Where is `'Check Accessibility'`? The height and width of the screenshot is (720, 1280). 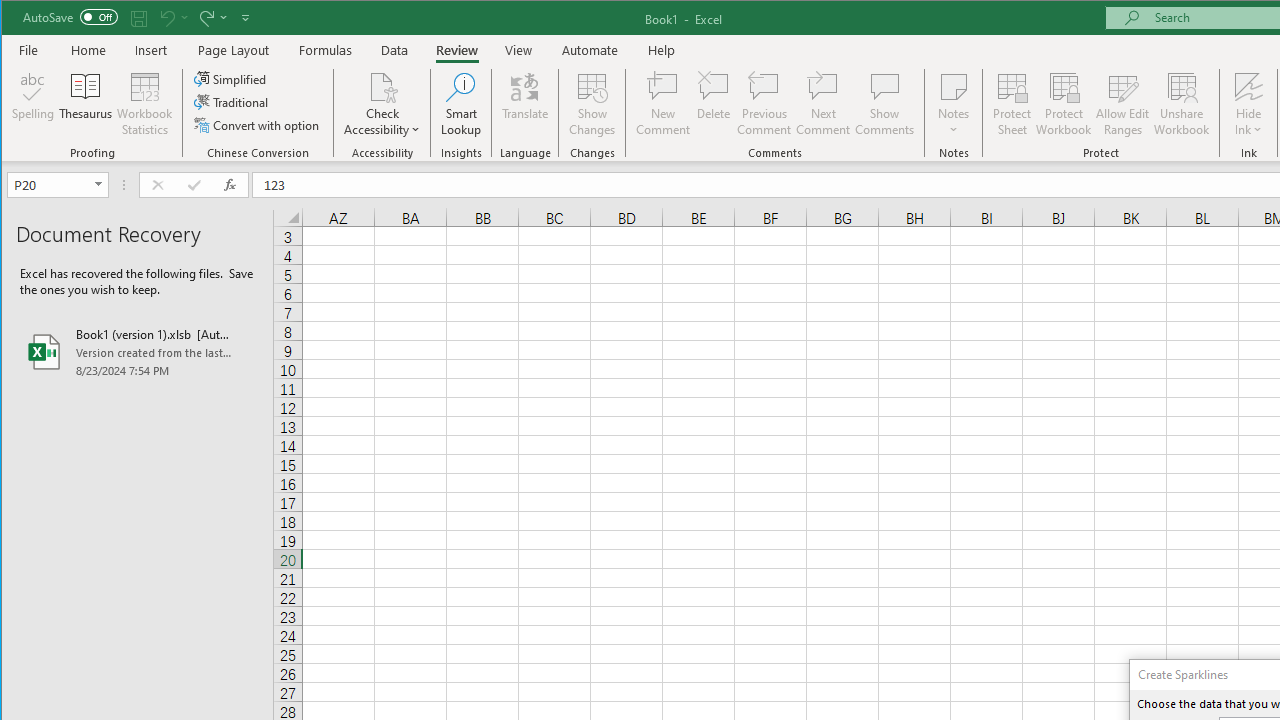 'Check Accessibility' is located at coordinates (382, 104).